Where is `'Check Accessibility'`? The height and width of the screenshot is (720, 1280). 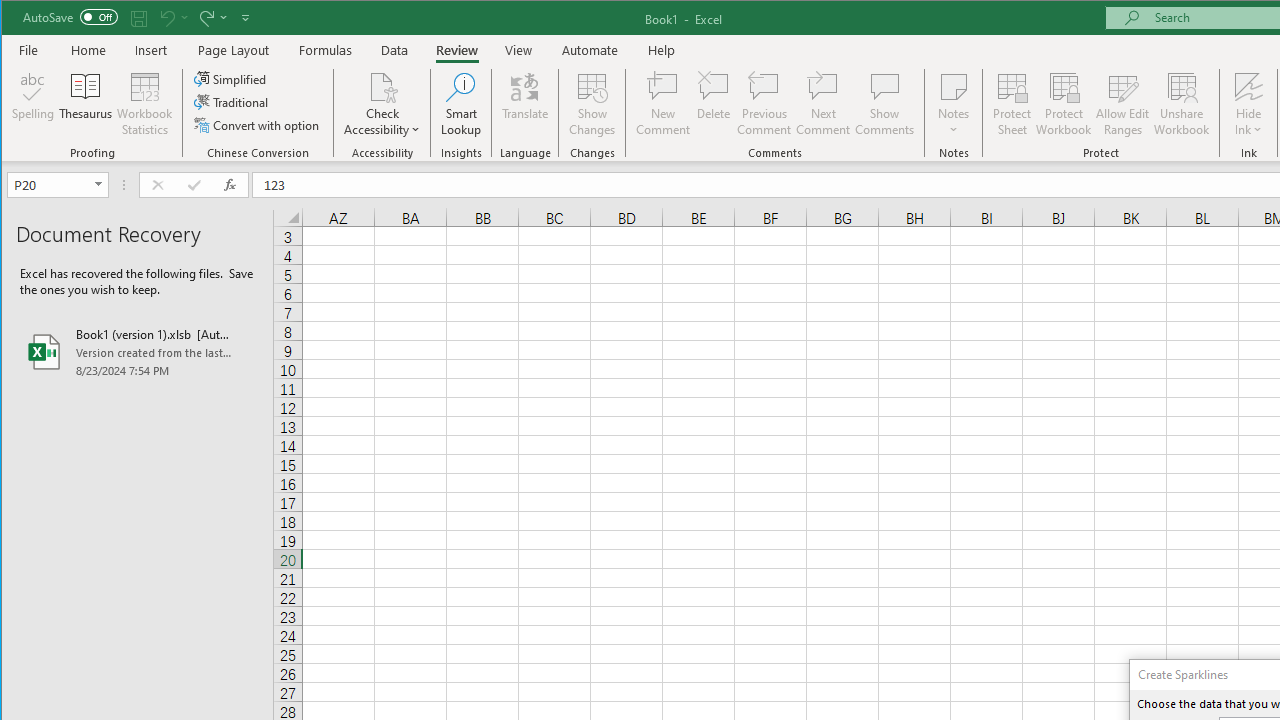 'Check Accessibility' is located at coordinates (382, 104).